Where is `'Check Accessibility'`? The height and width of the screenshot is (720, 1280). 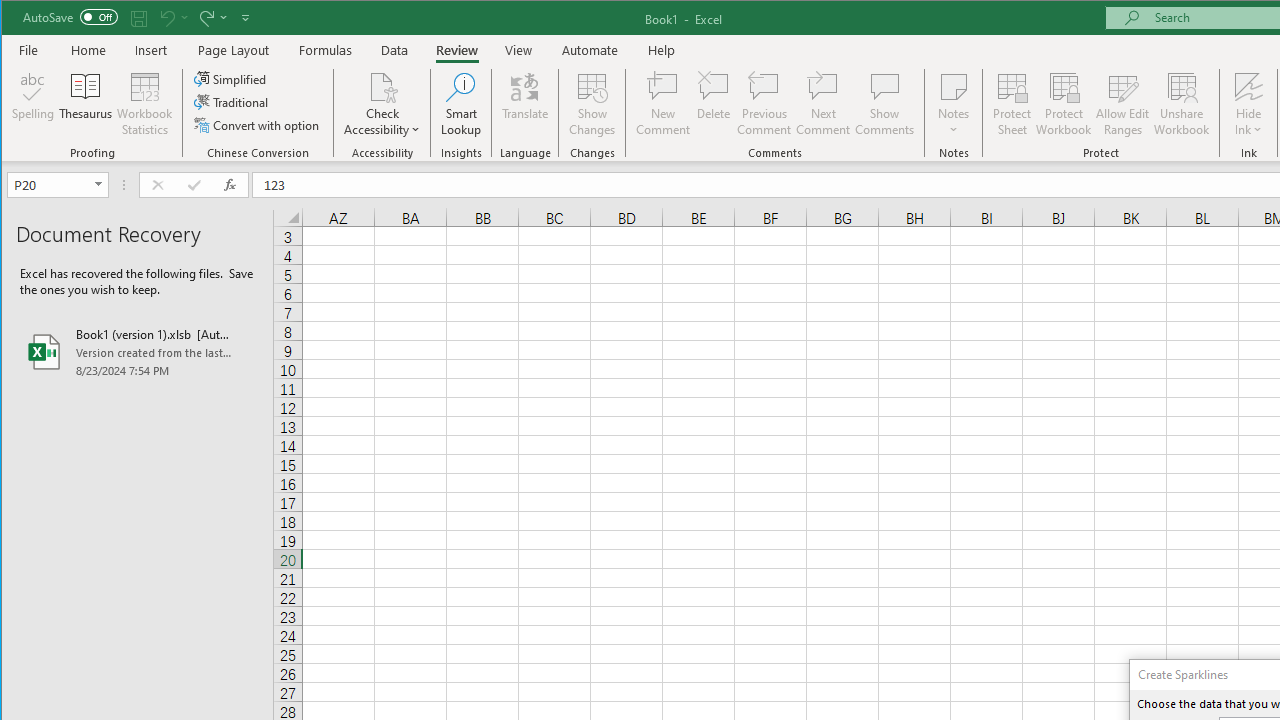 'Check Accessibility' is located at coordinates (382, 104).